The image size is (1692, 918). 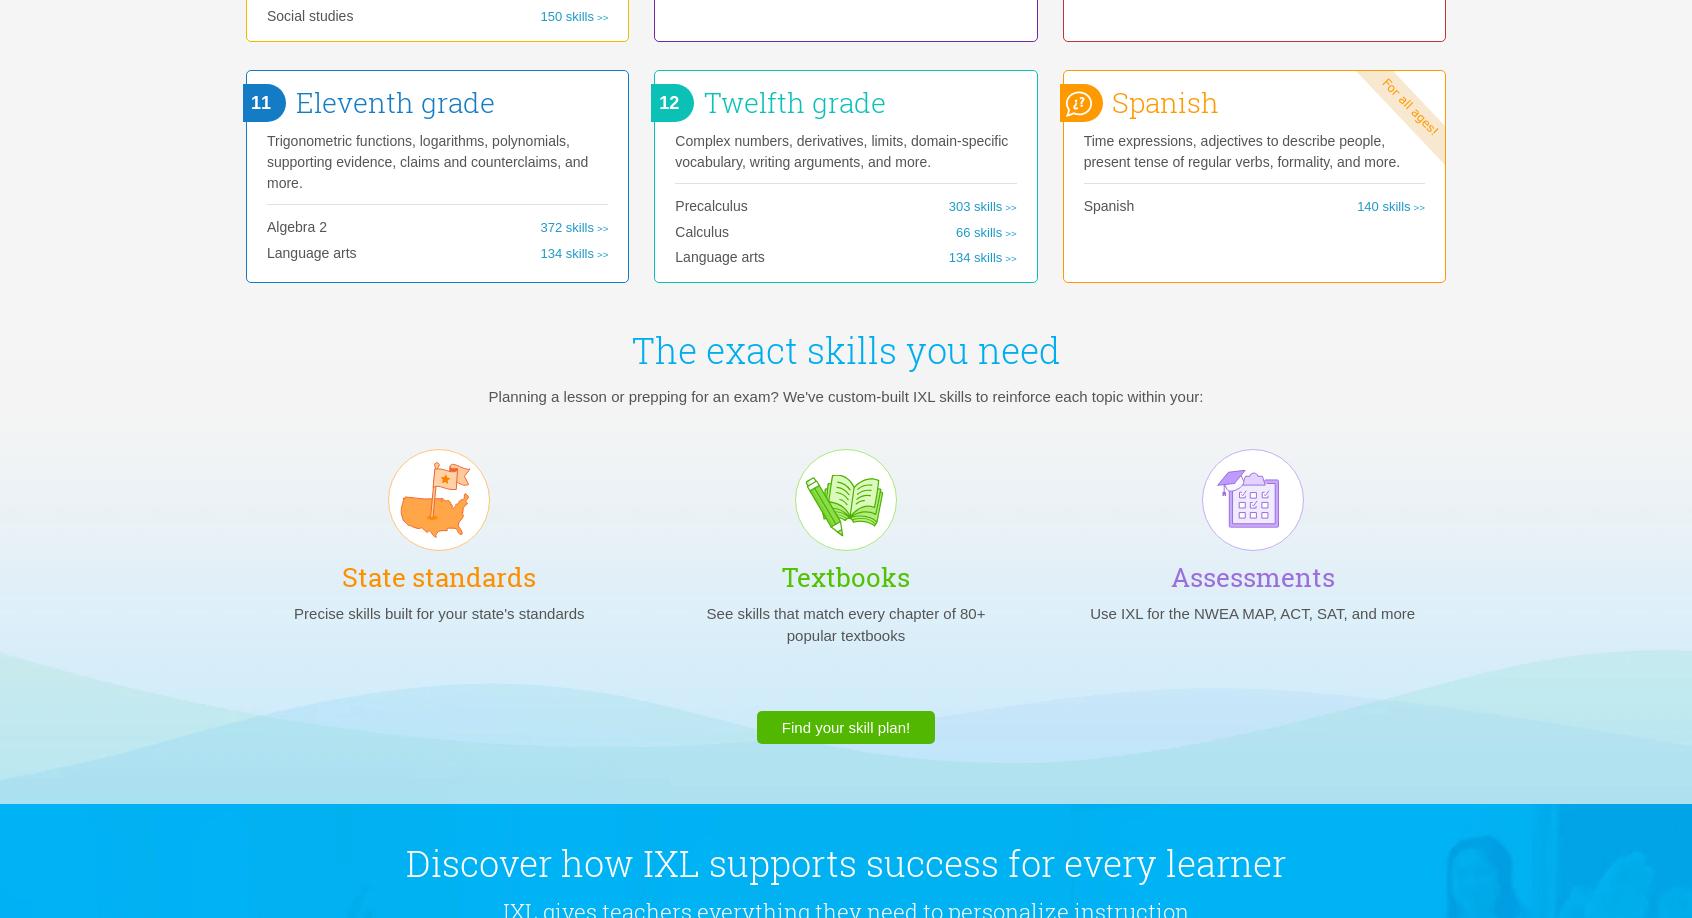 What do you see at coordinates (394, 101) in the screenshot?
I see `'Eleventh grade'` at bounding box center [394, 101].